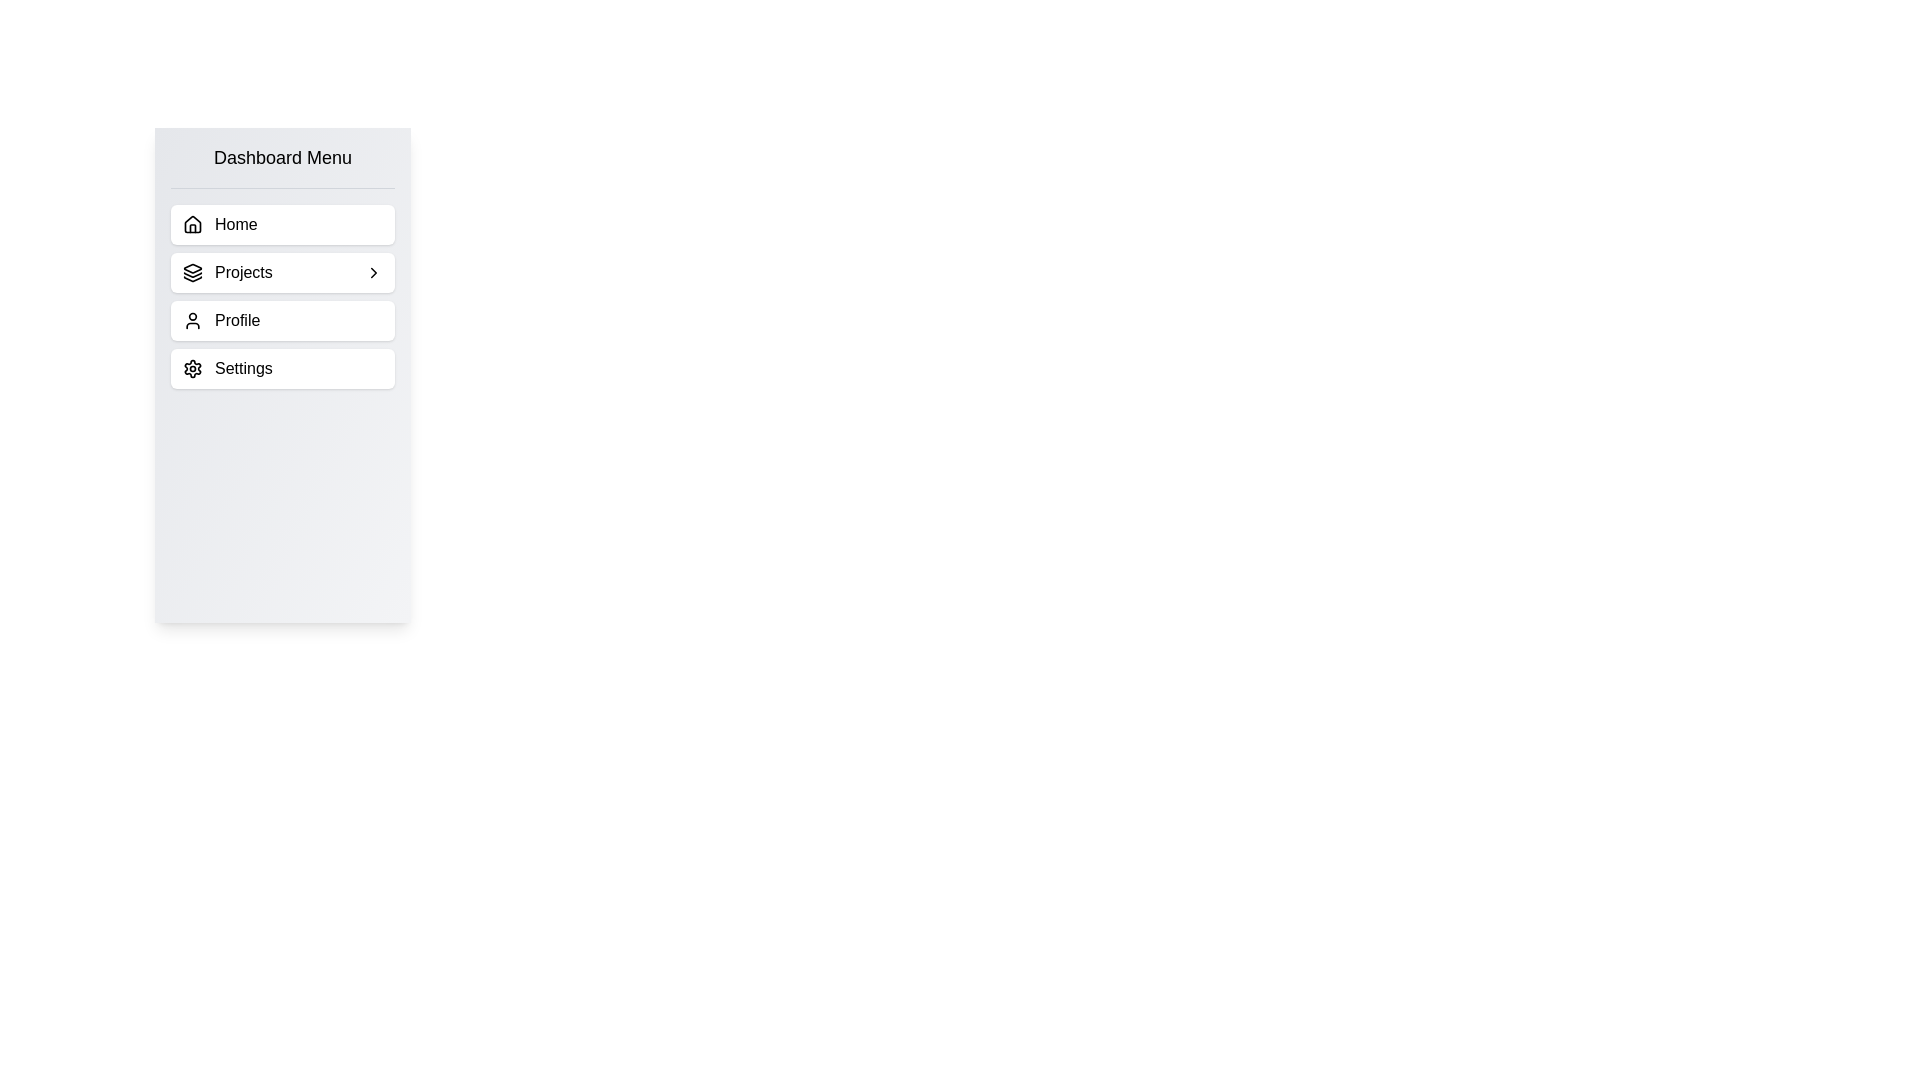  What do you see at coordinates (236, 224) in the screenshot?
I see `the text label indicating 'Dashboard Menu'` at bounding box center [236, 224].